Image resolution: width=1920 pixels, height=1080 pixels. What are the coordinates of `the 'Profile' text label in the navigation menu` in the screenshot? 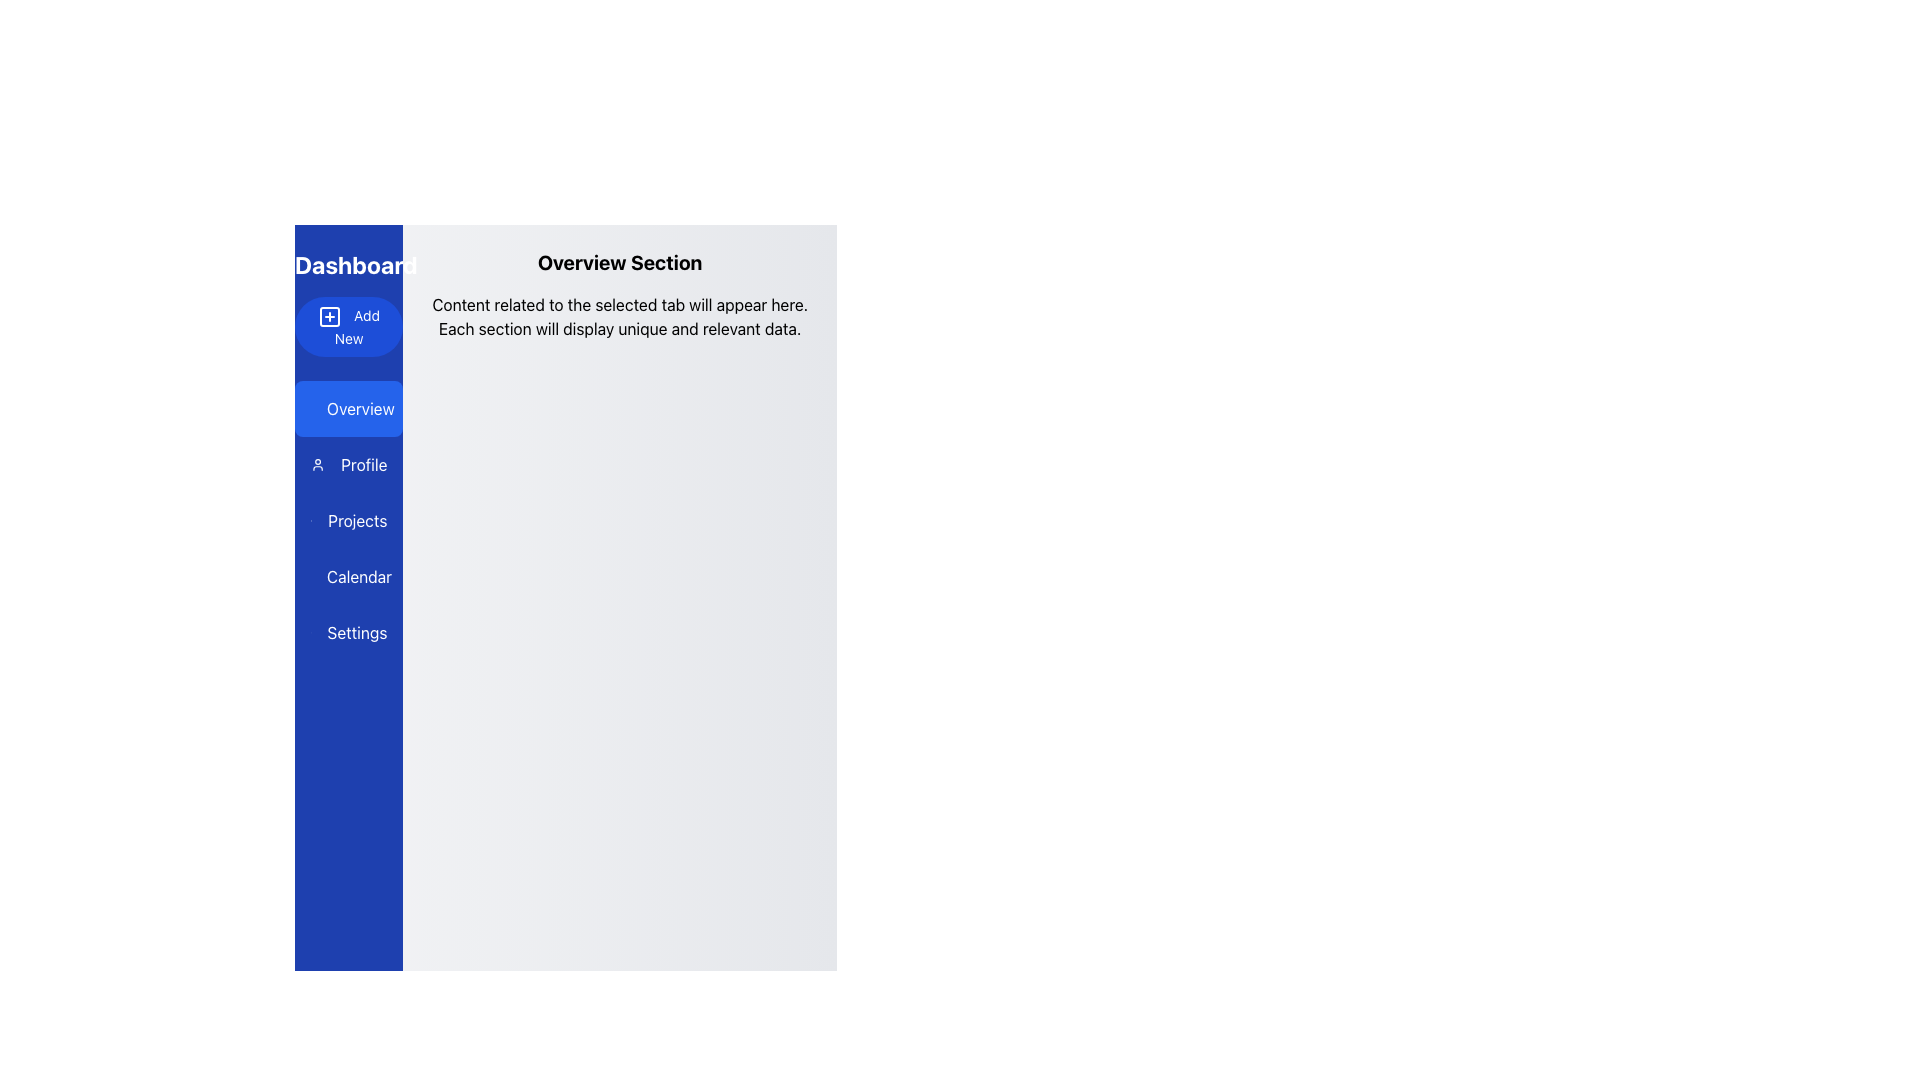 It's located at (364, 465).